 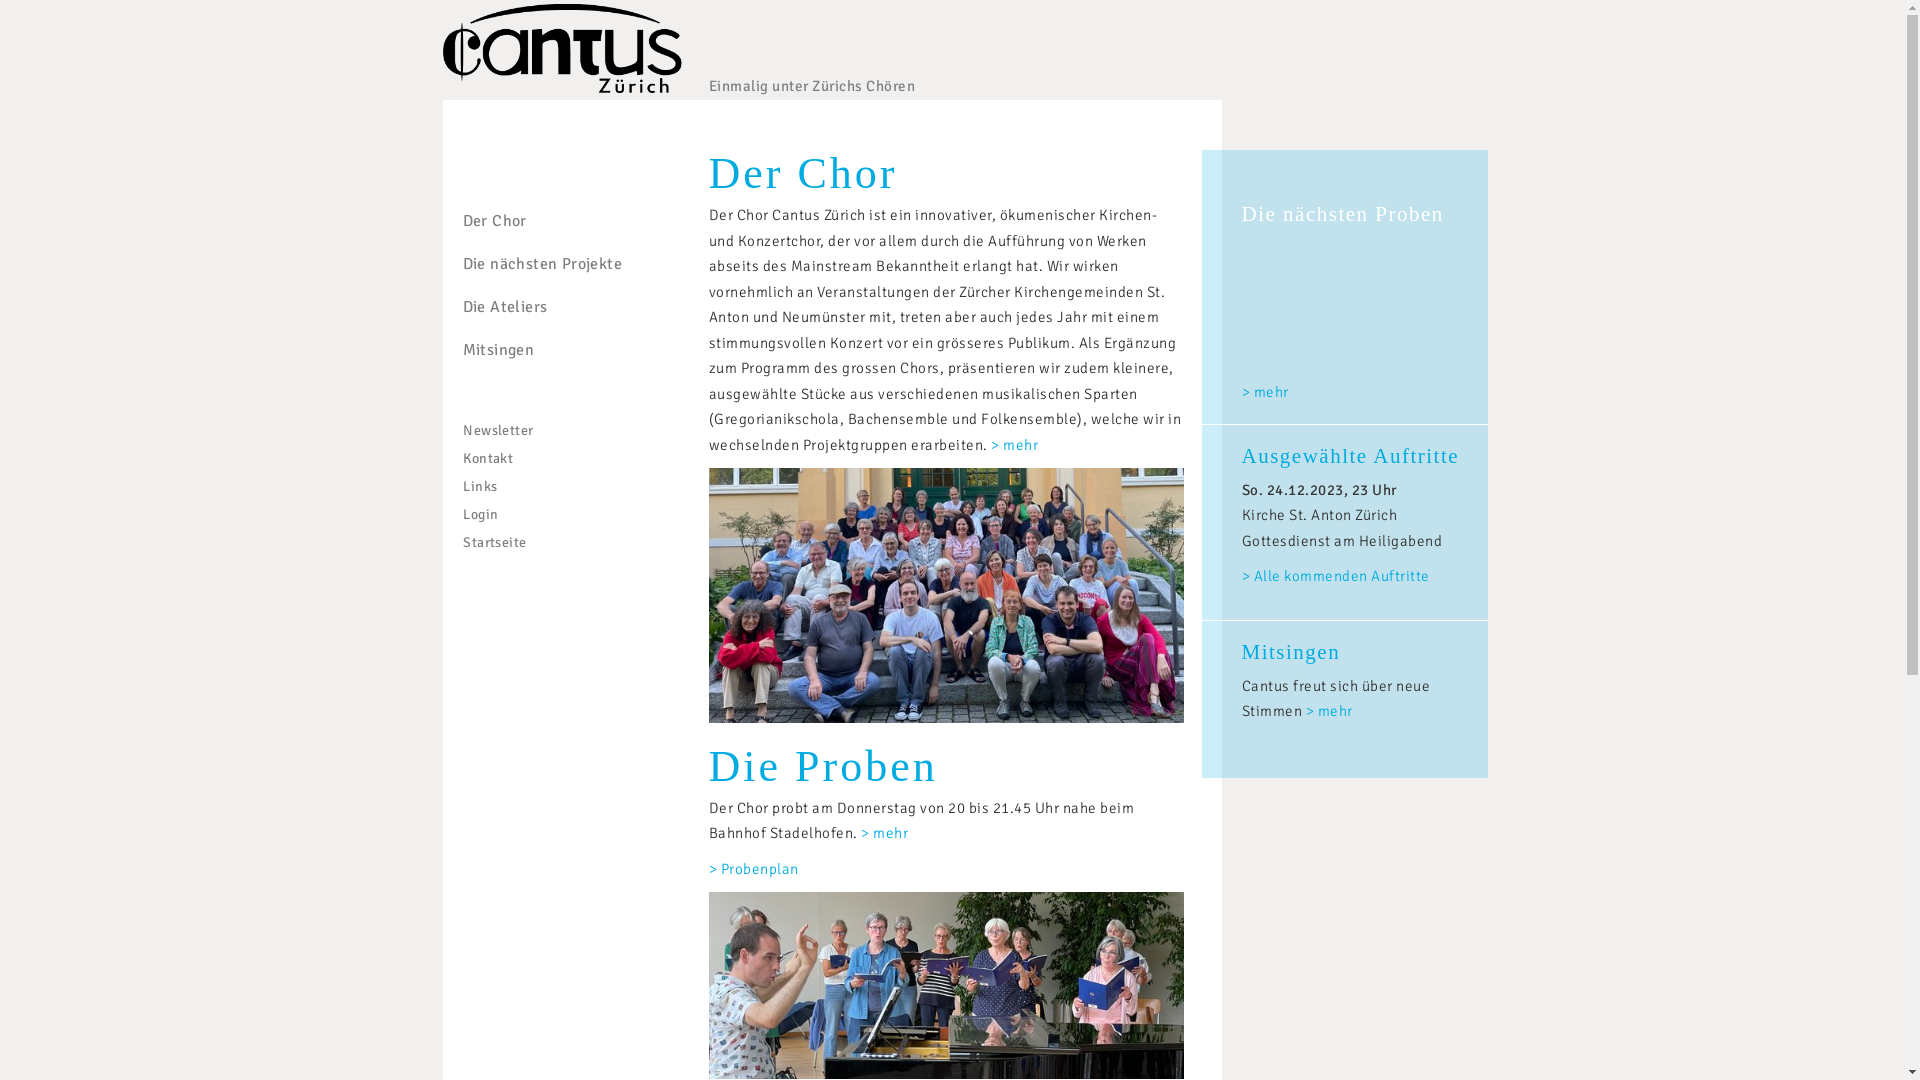 What do you see at coordinates (450, 513) in the screenshot?
I see `'Login'` at bounding box center [450, 513].